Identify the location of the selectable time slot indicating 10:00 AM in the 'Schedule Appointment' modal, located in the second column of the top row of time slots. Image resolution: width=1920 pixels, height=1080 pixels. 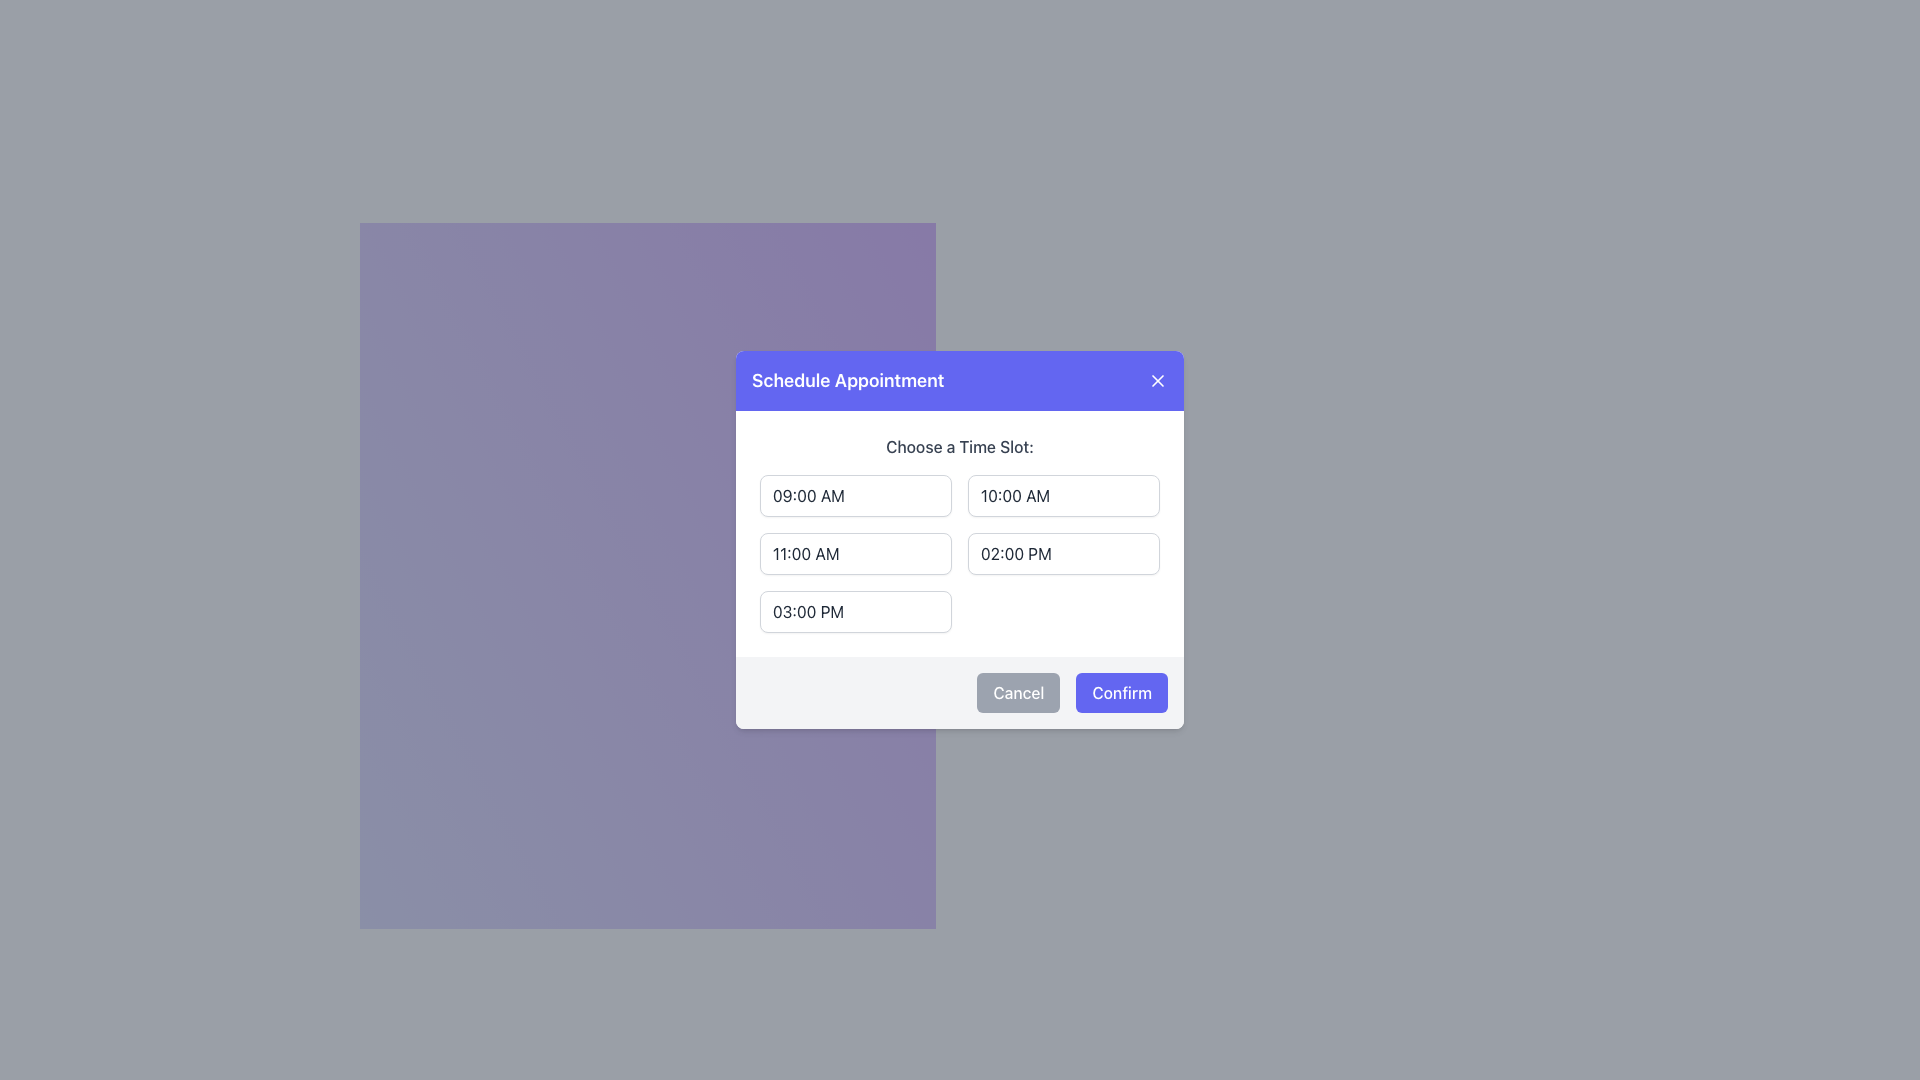
(1015, 495).